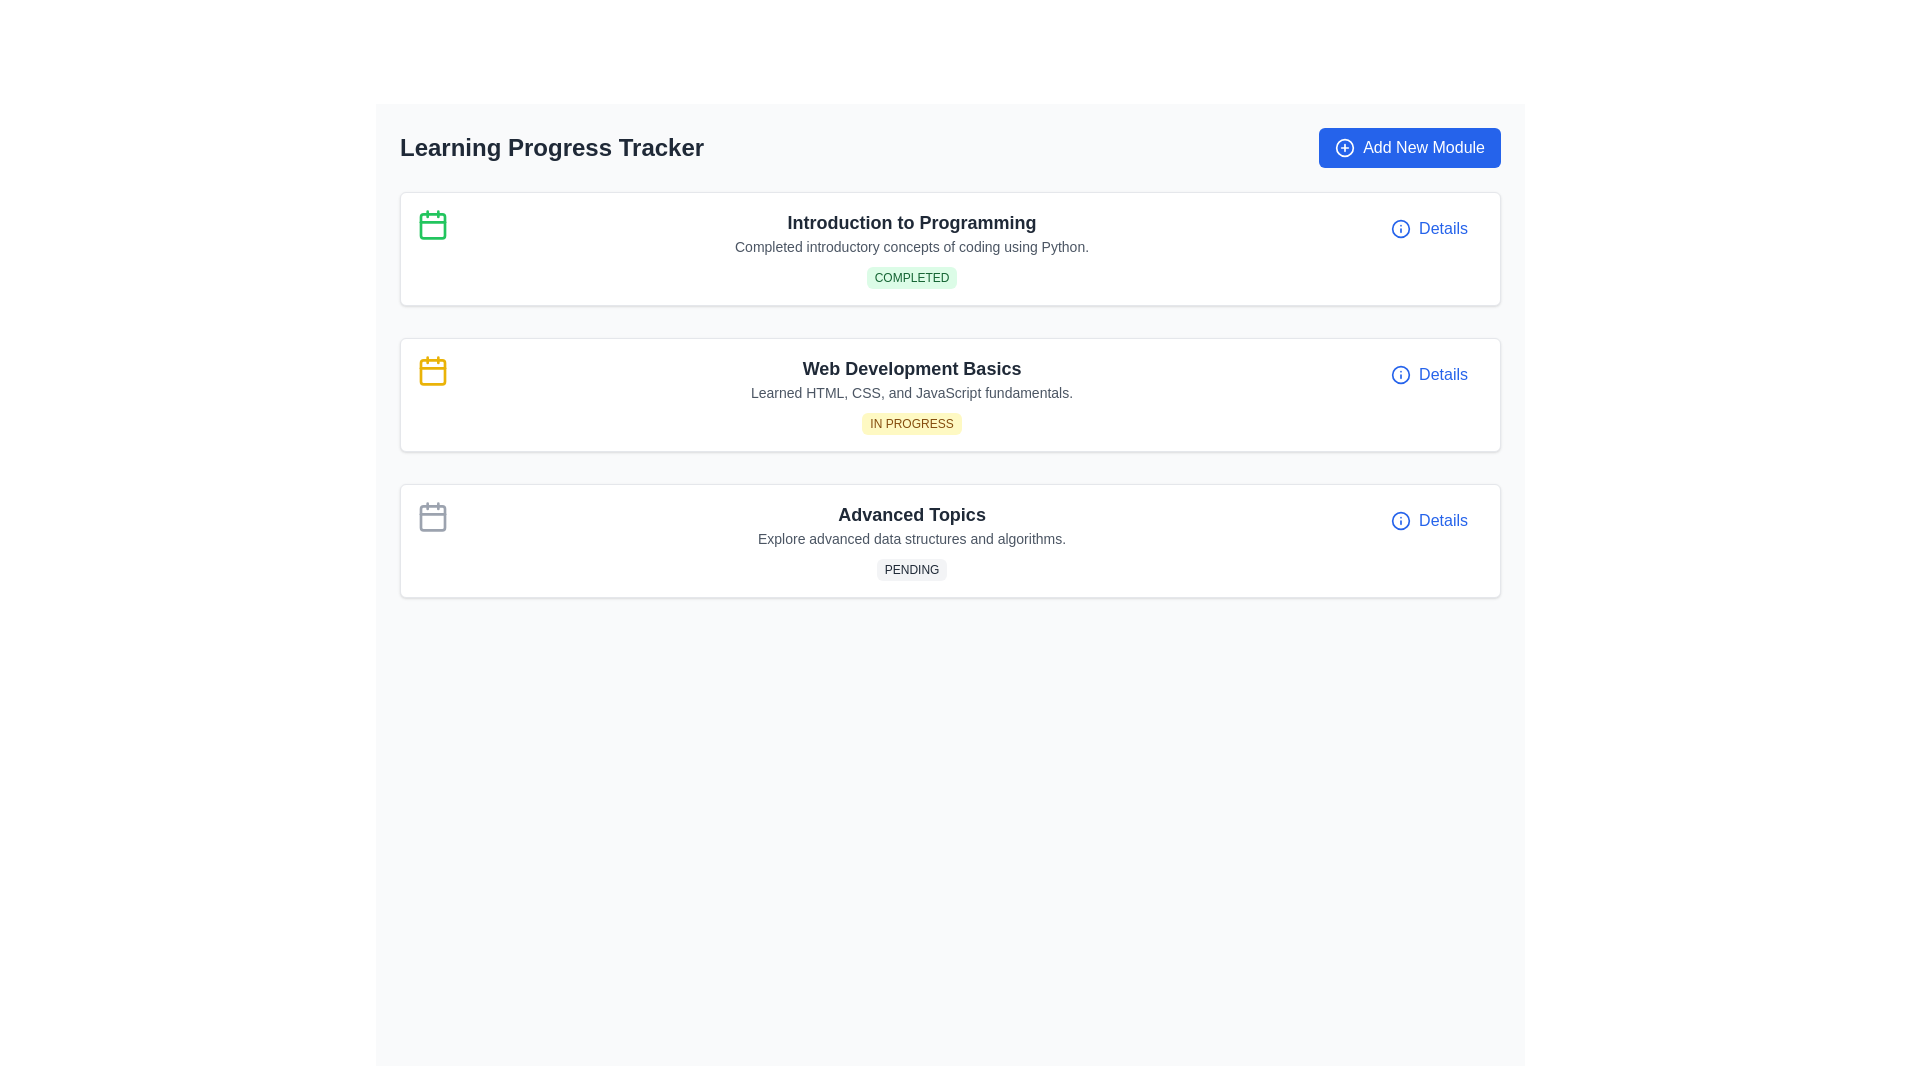 The width and height of the screenshot is (1920, 1080). What do you see at coordinates (911, 223) in the screenshot?
I see `the module title label that indicates the name of the course or topic in the learning progress tracker interface` at bounding box center [911, 223].